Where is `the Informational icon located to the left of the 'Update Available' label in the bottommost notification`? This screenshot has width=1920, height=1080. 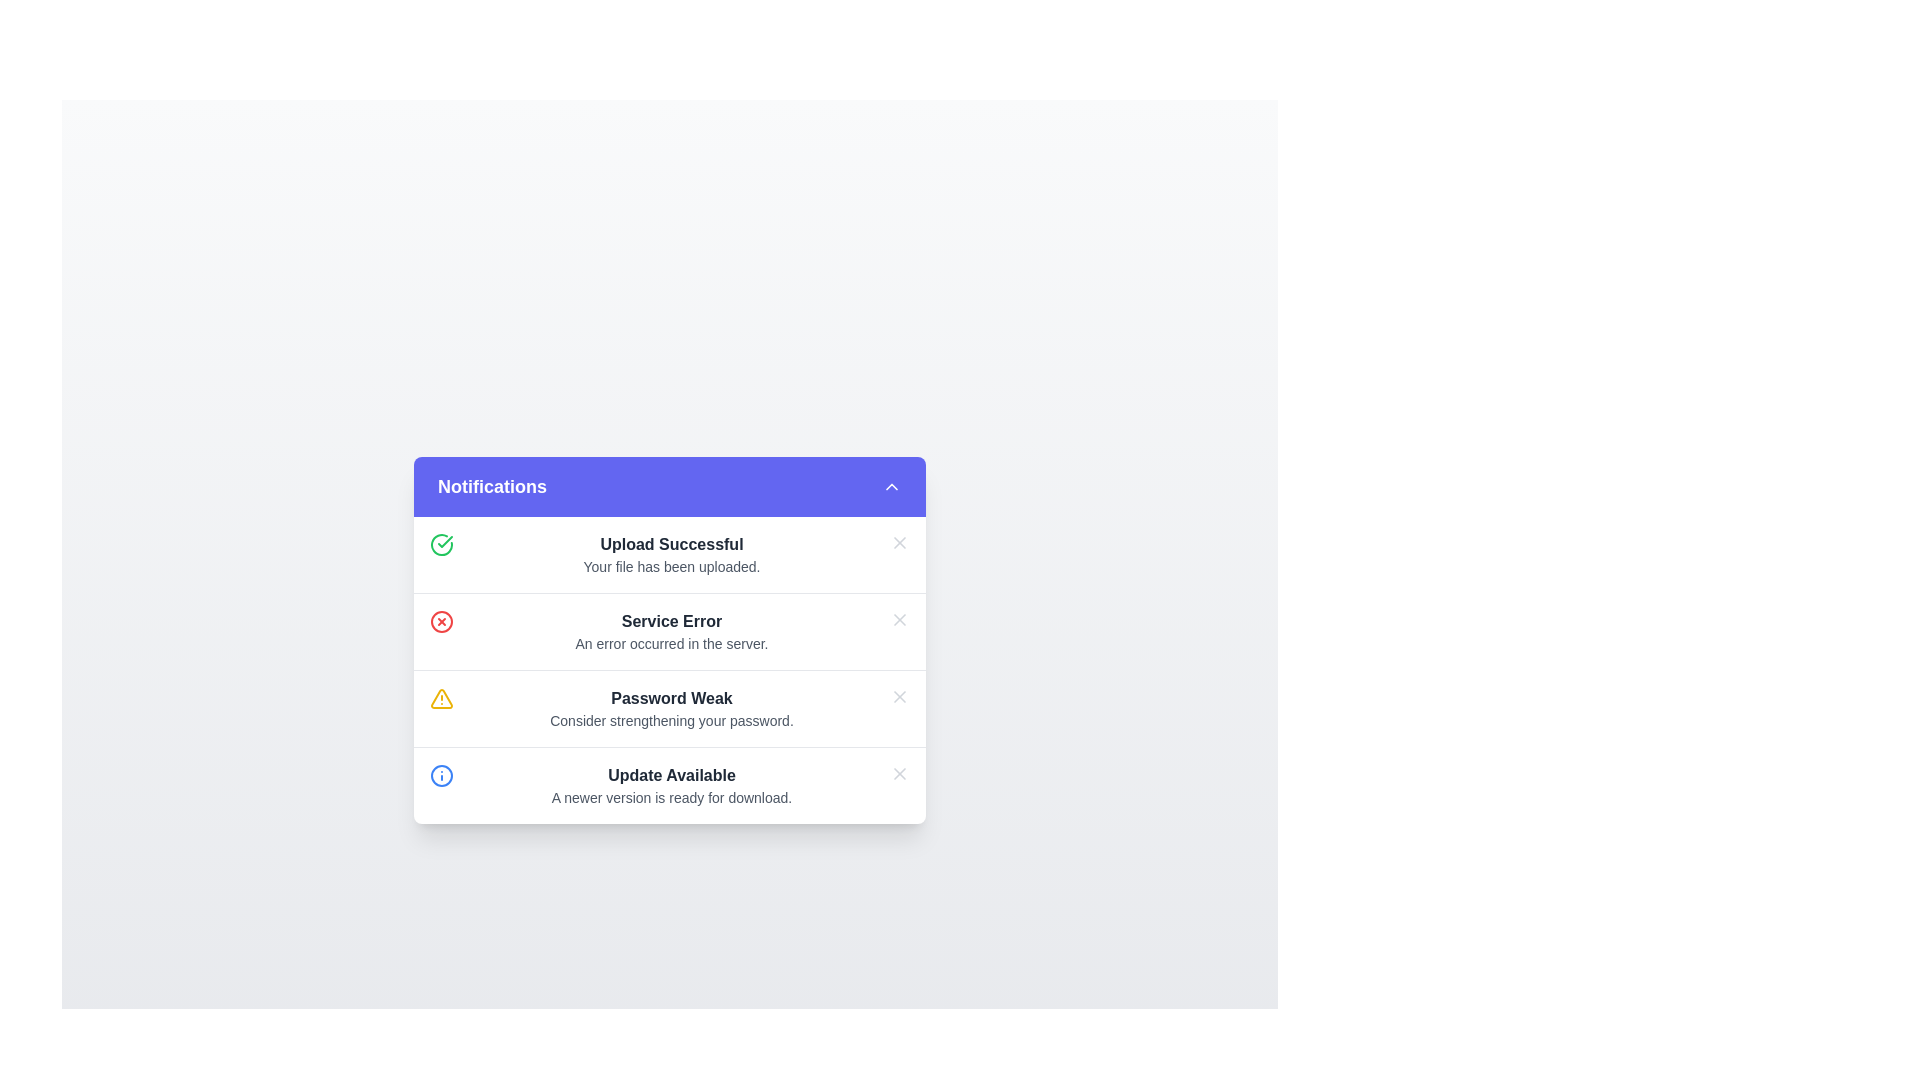 the Informational icon located to the left of the 'Update Available' label in the bottommost notification is located at coordinates (440, 774).